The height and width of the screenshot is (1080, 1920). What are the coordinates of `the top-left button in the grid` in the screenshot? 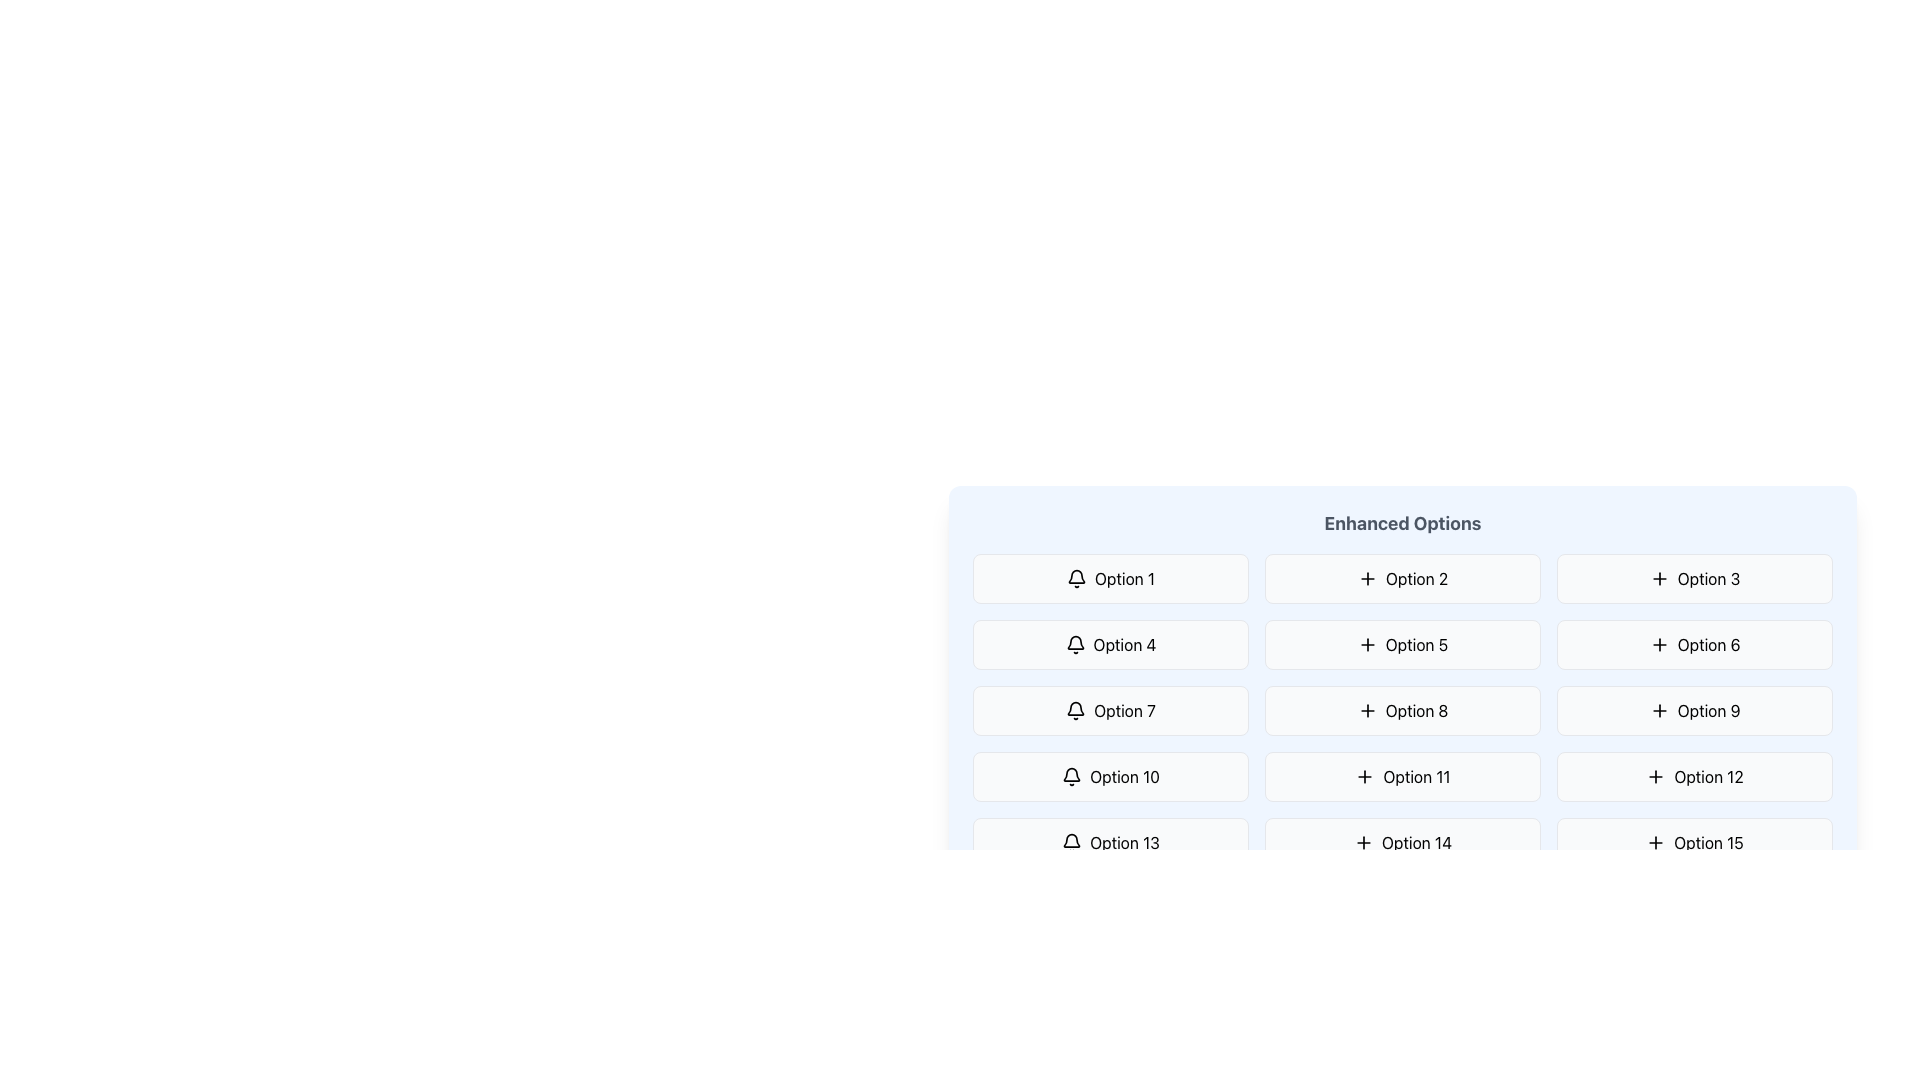 It's located at (1109, 578).